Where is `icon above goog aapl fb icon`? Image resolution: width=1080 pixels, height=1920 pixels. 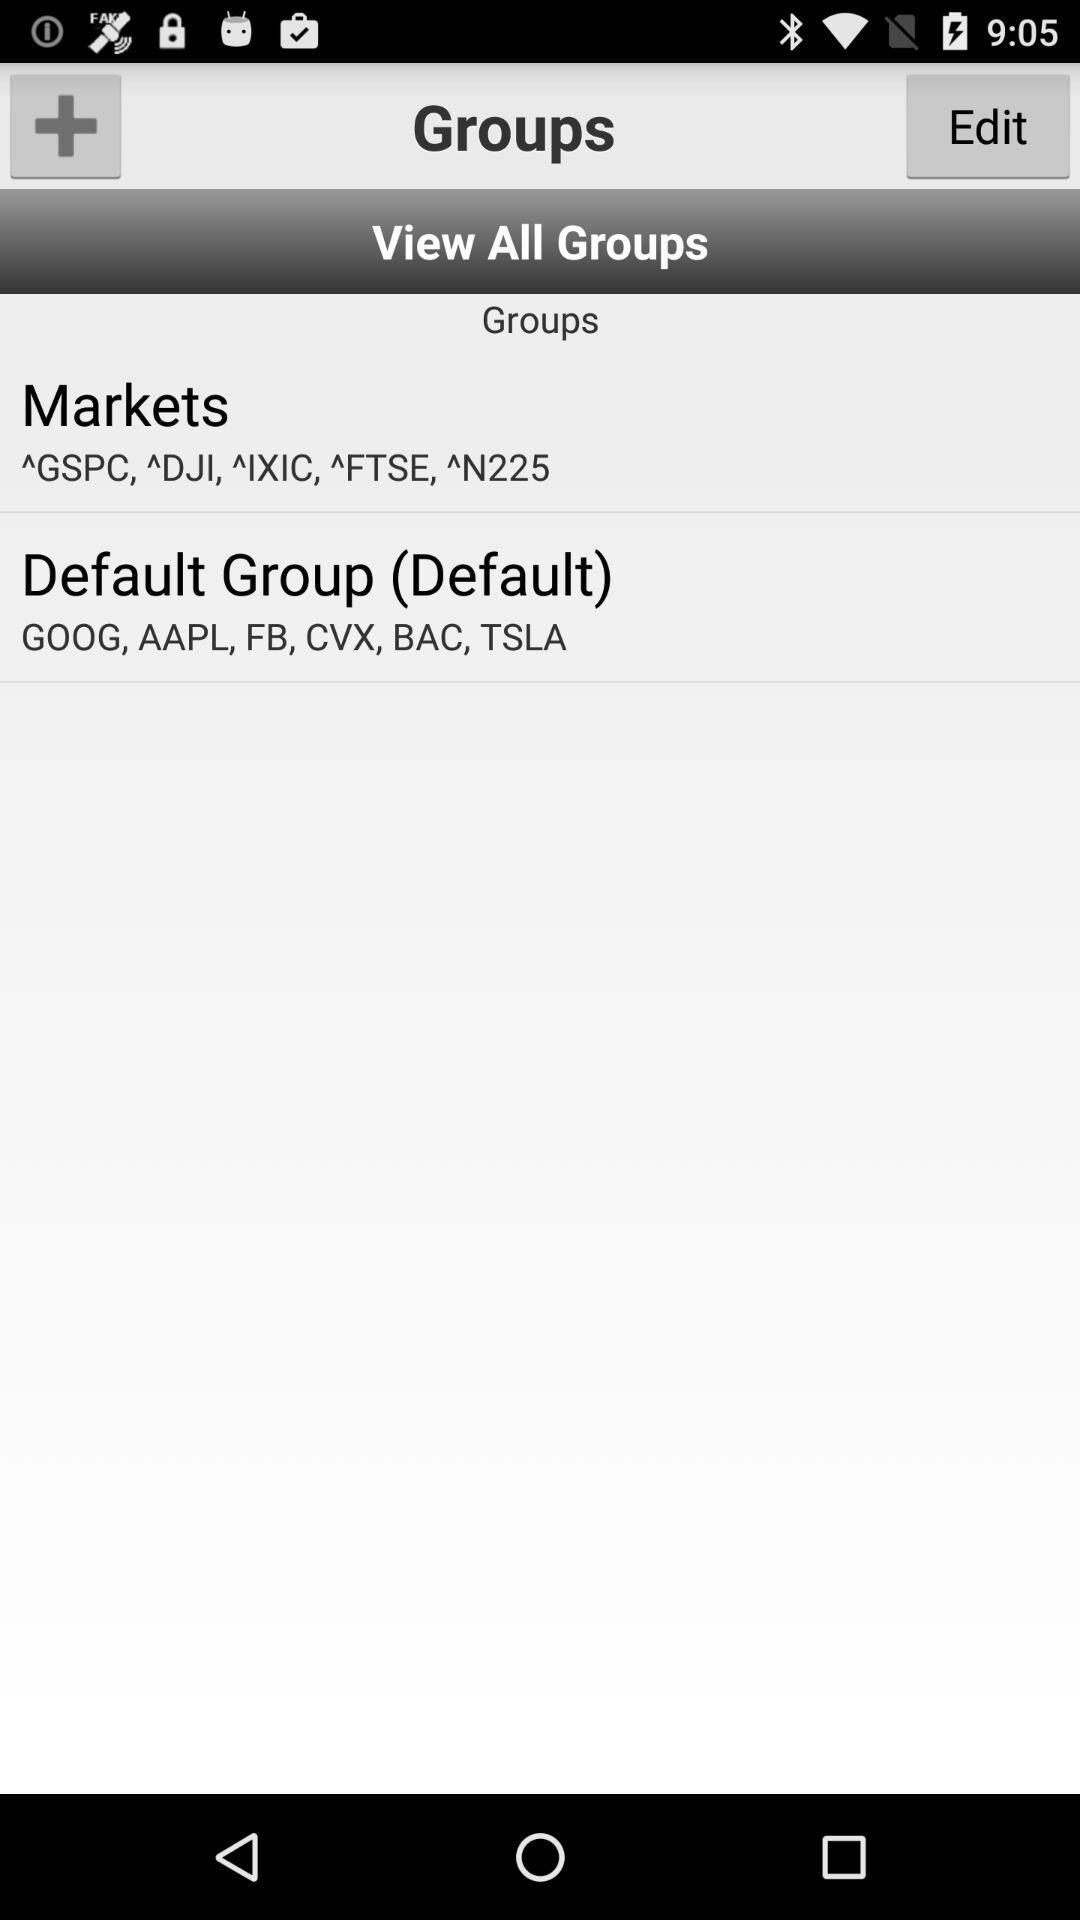 icon above goog aapl fb icon is located at coordinates (540, 571).